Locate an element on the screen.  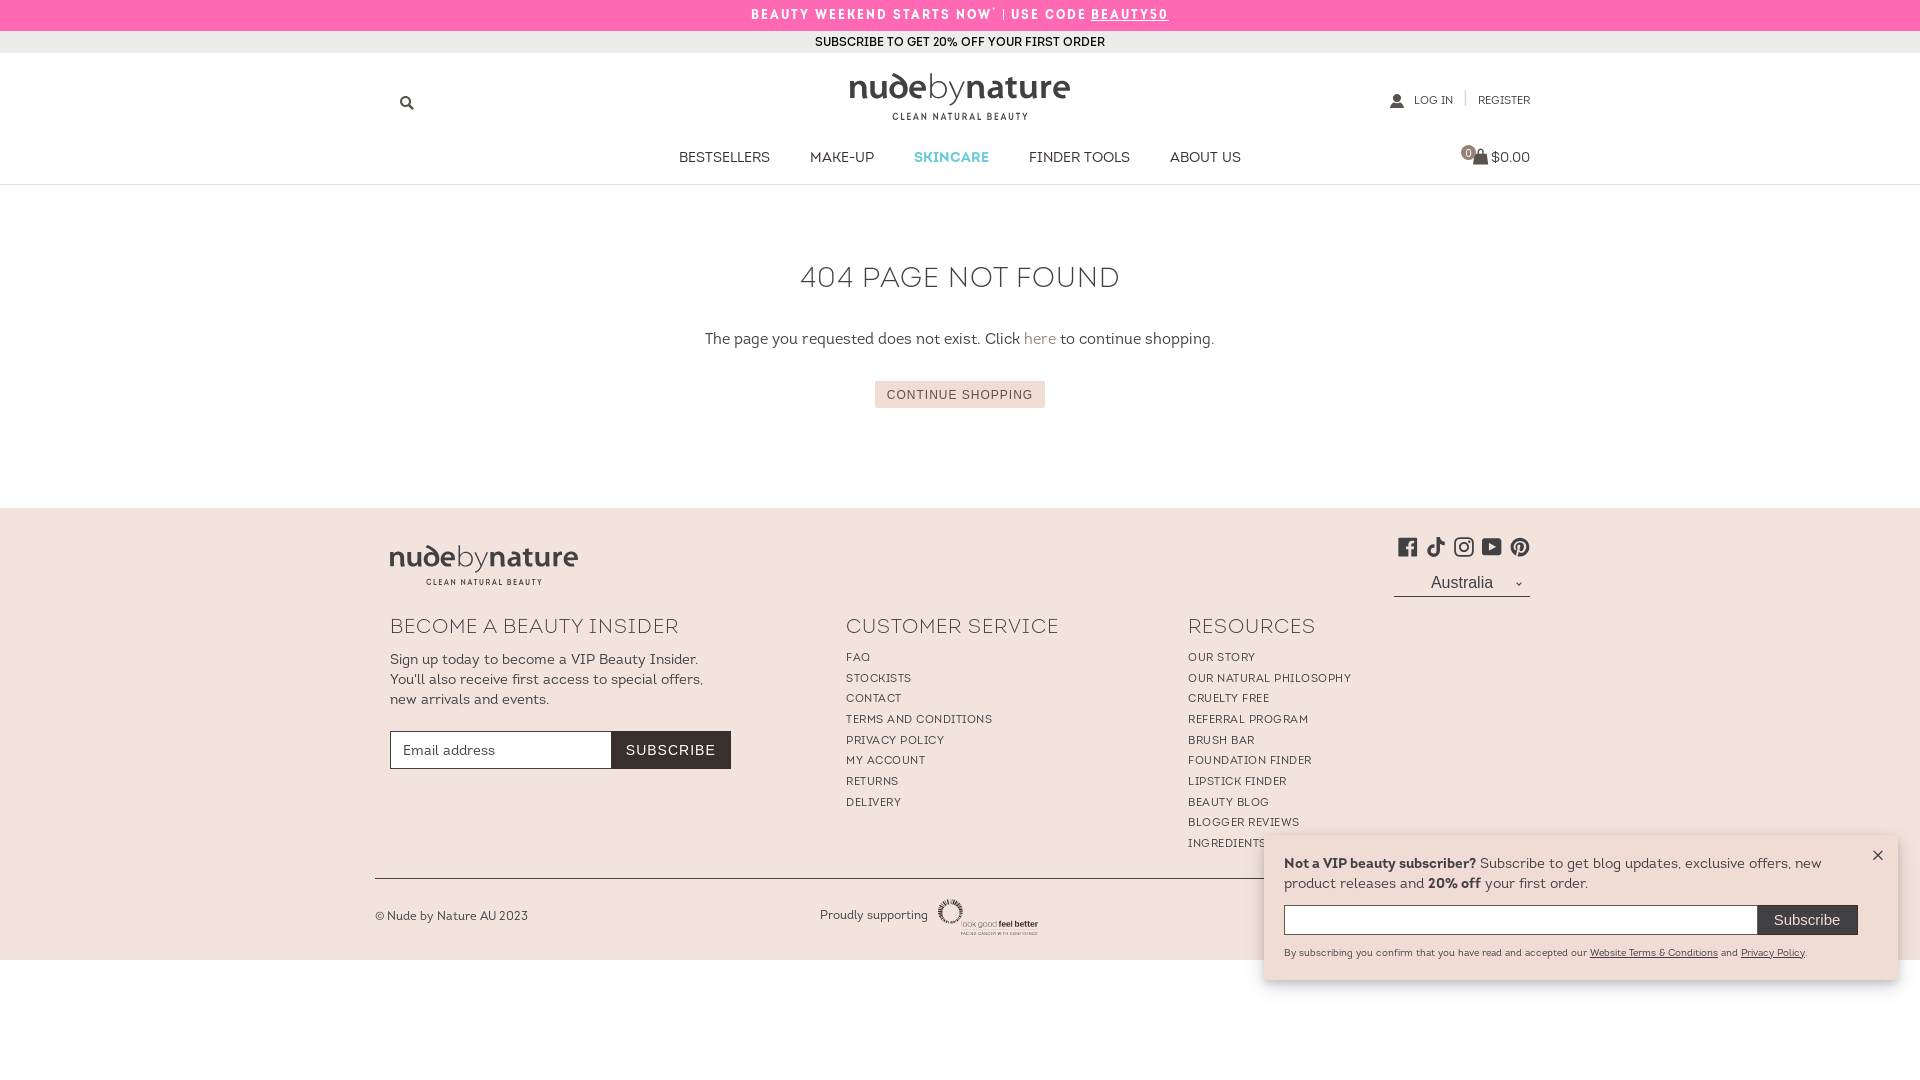
'BRUSH BAR' is located at coordinates (1220, 741).